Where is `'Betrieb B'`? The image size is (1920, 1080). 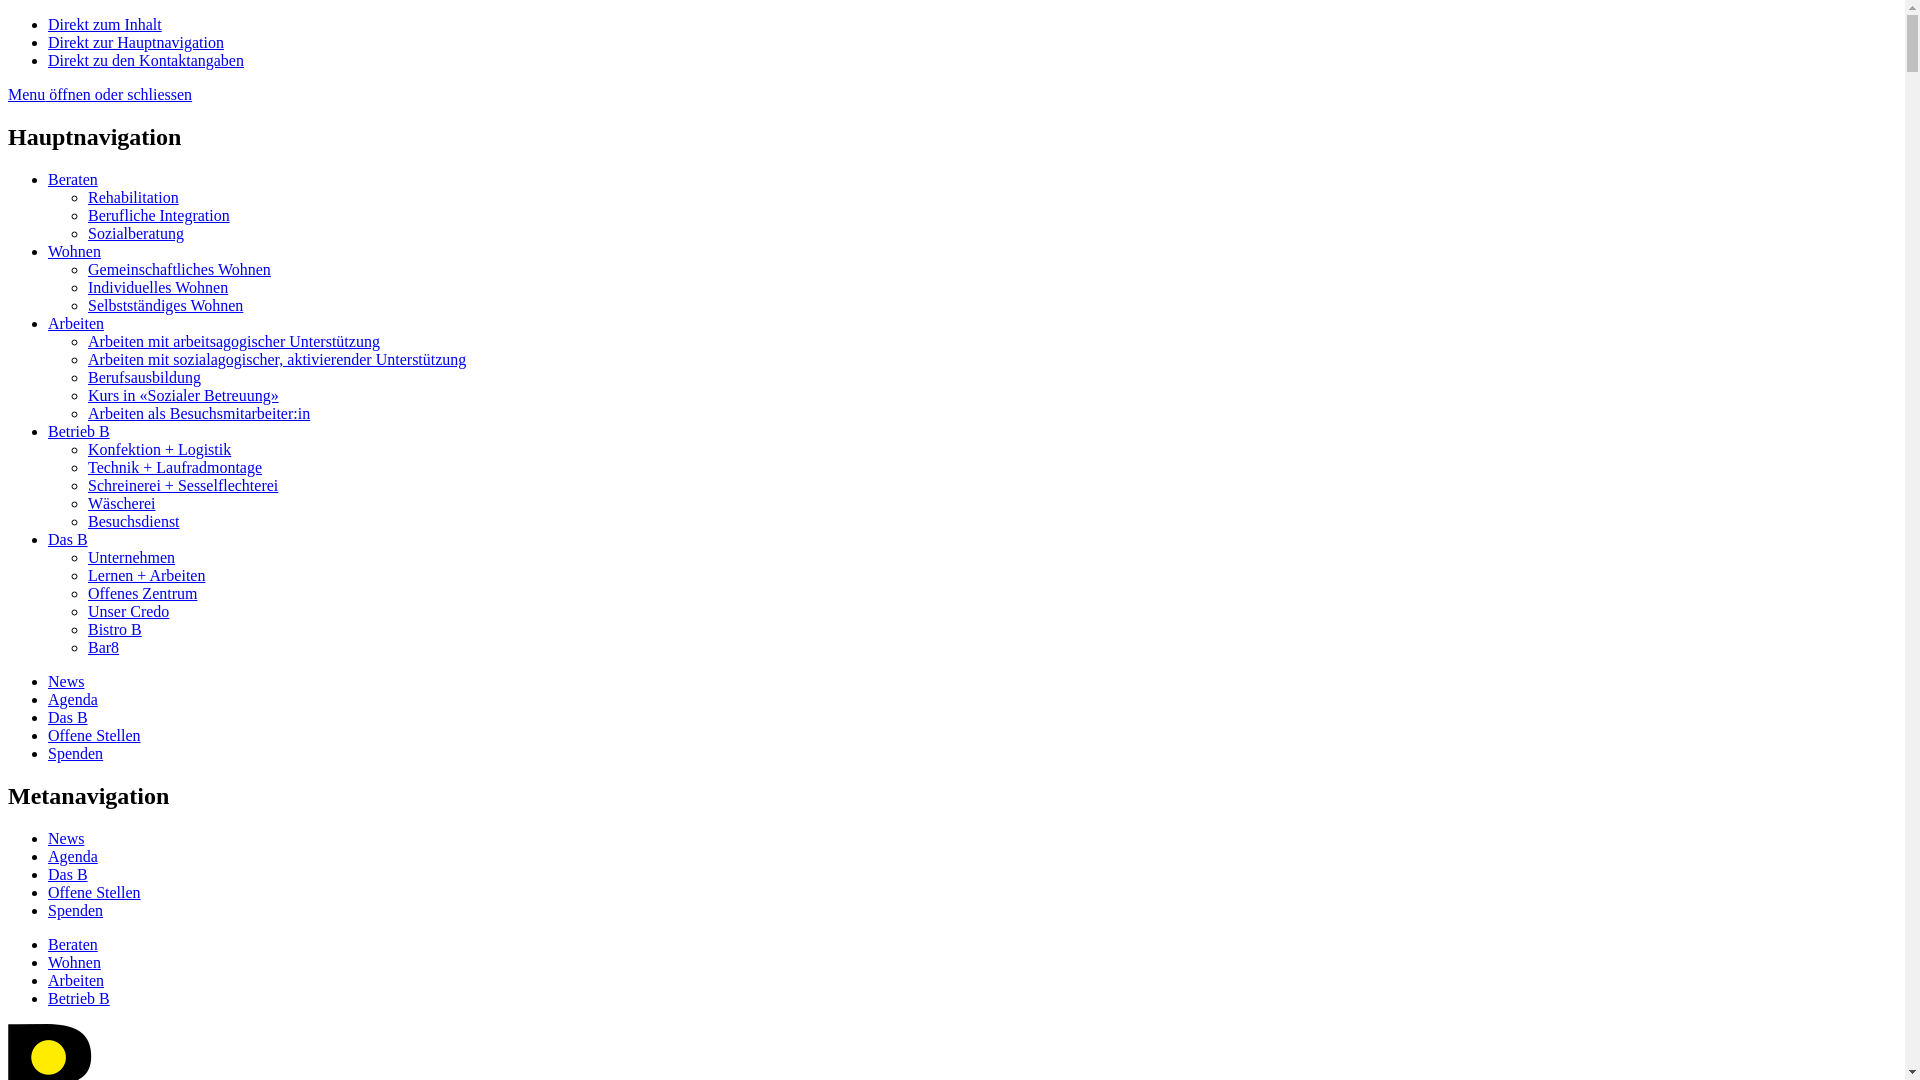 'Betrieb B' is located at coordinates (78, 998).